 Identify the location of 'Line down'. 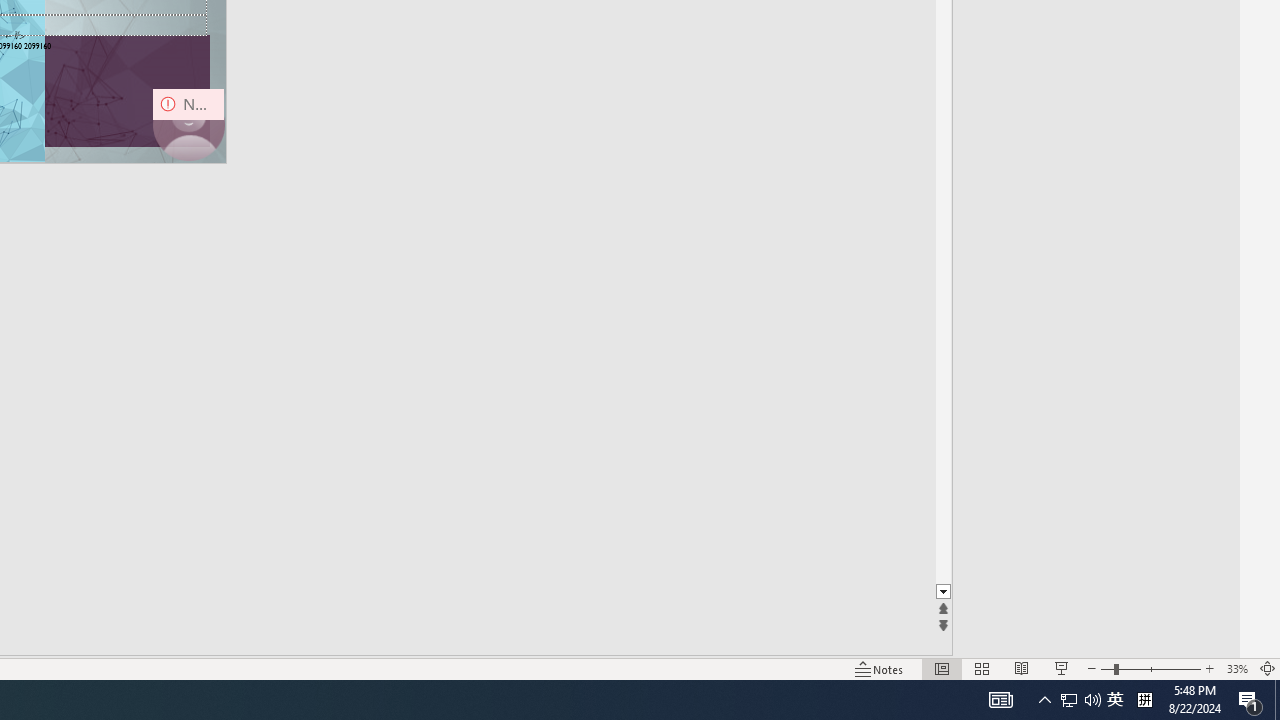
(942, 591).